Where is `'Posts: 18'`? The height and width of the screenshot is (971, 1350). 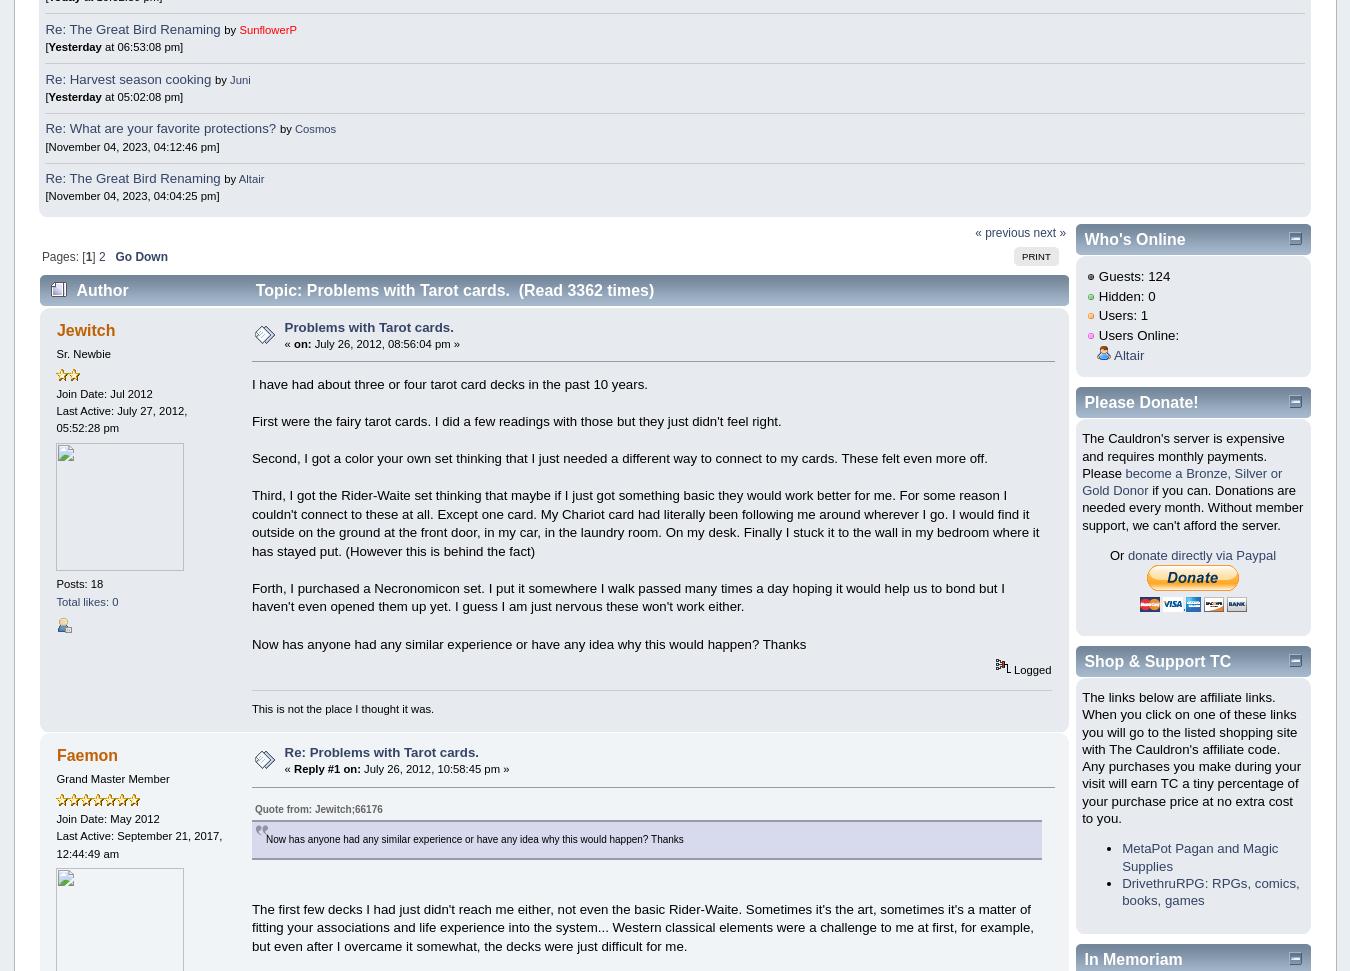
'Posts: 18' is located at coordinates (78, 583).